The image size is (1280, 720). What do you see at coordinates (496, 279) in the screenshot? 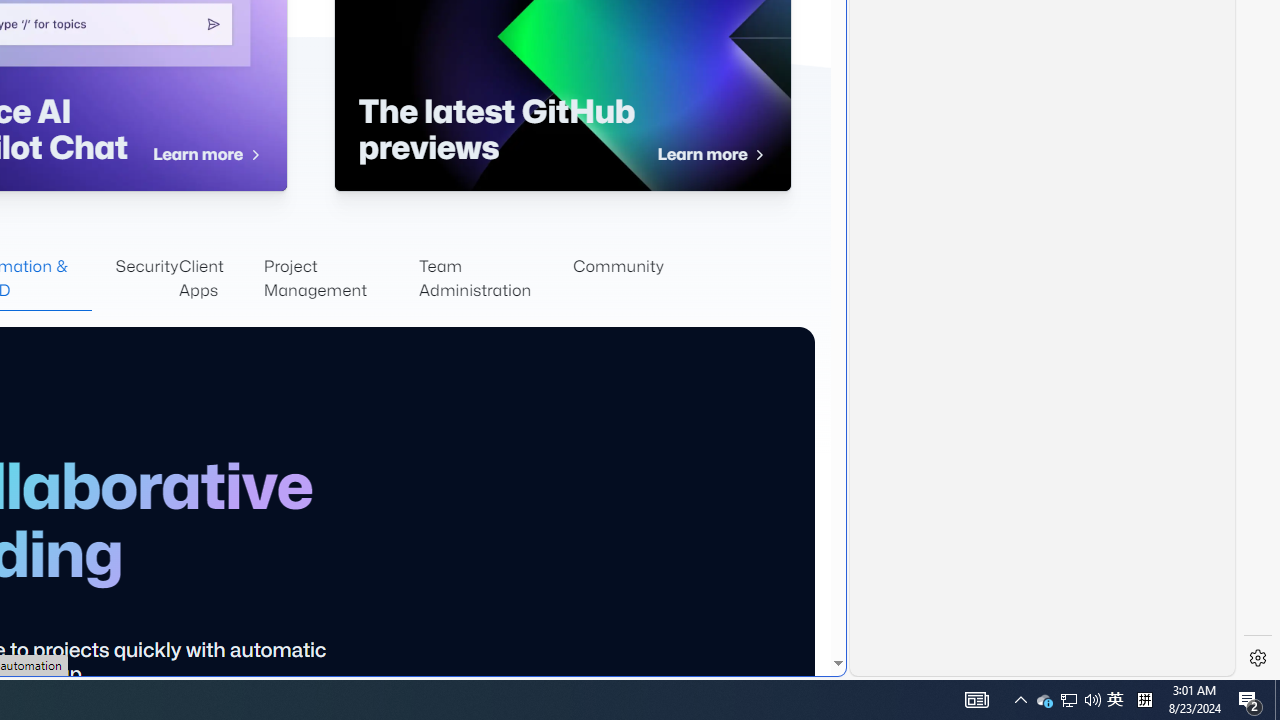
I see `'Team Administration'` at bounding box center [496, 279].